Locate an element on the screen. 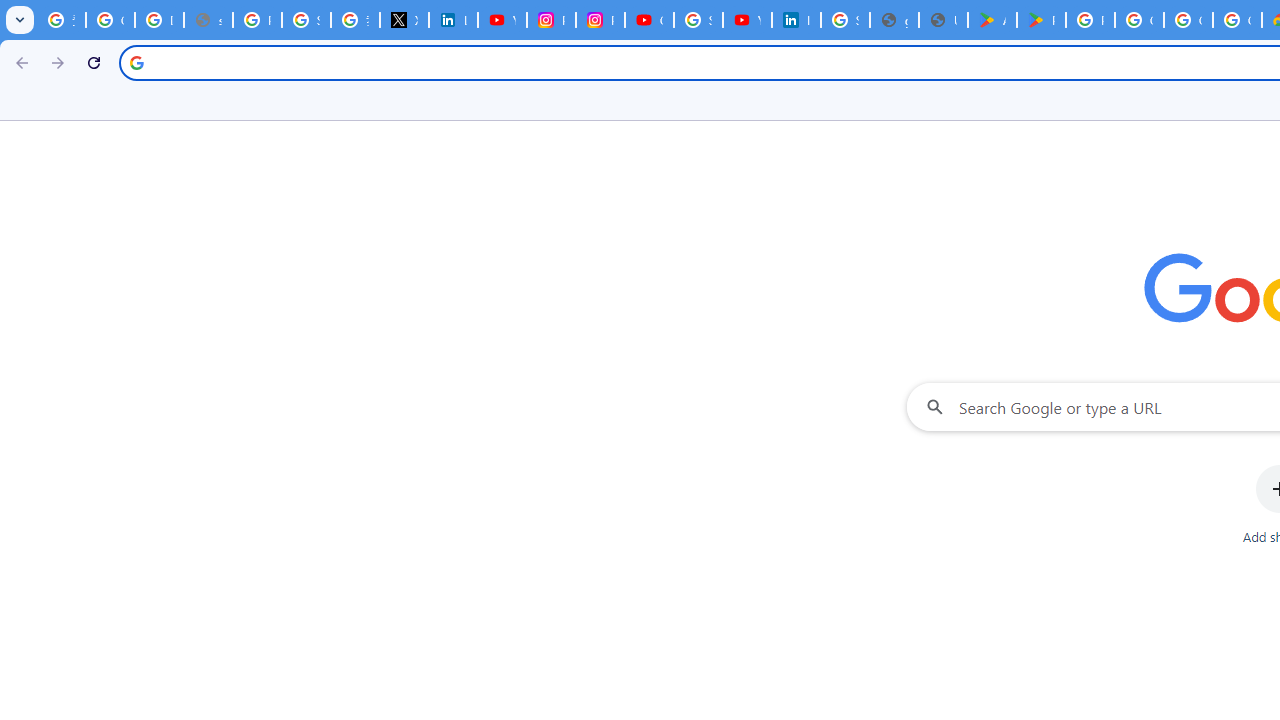  'Sign in - Google Accounts' is located at coordinates (845, 20).